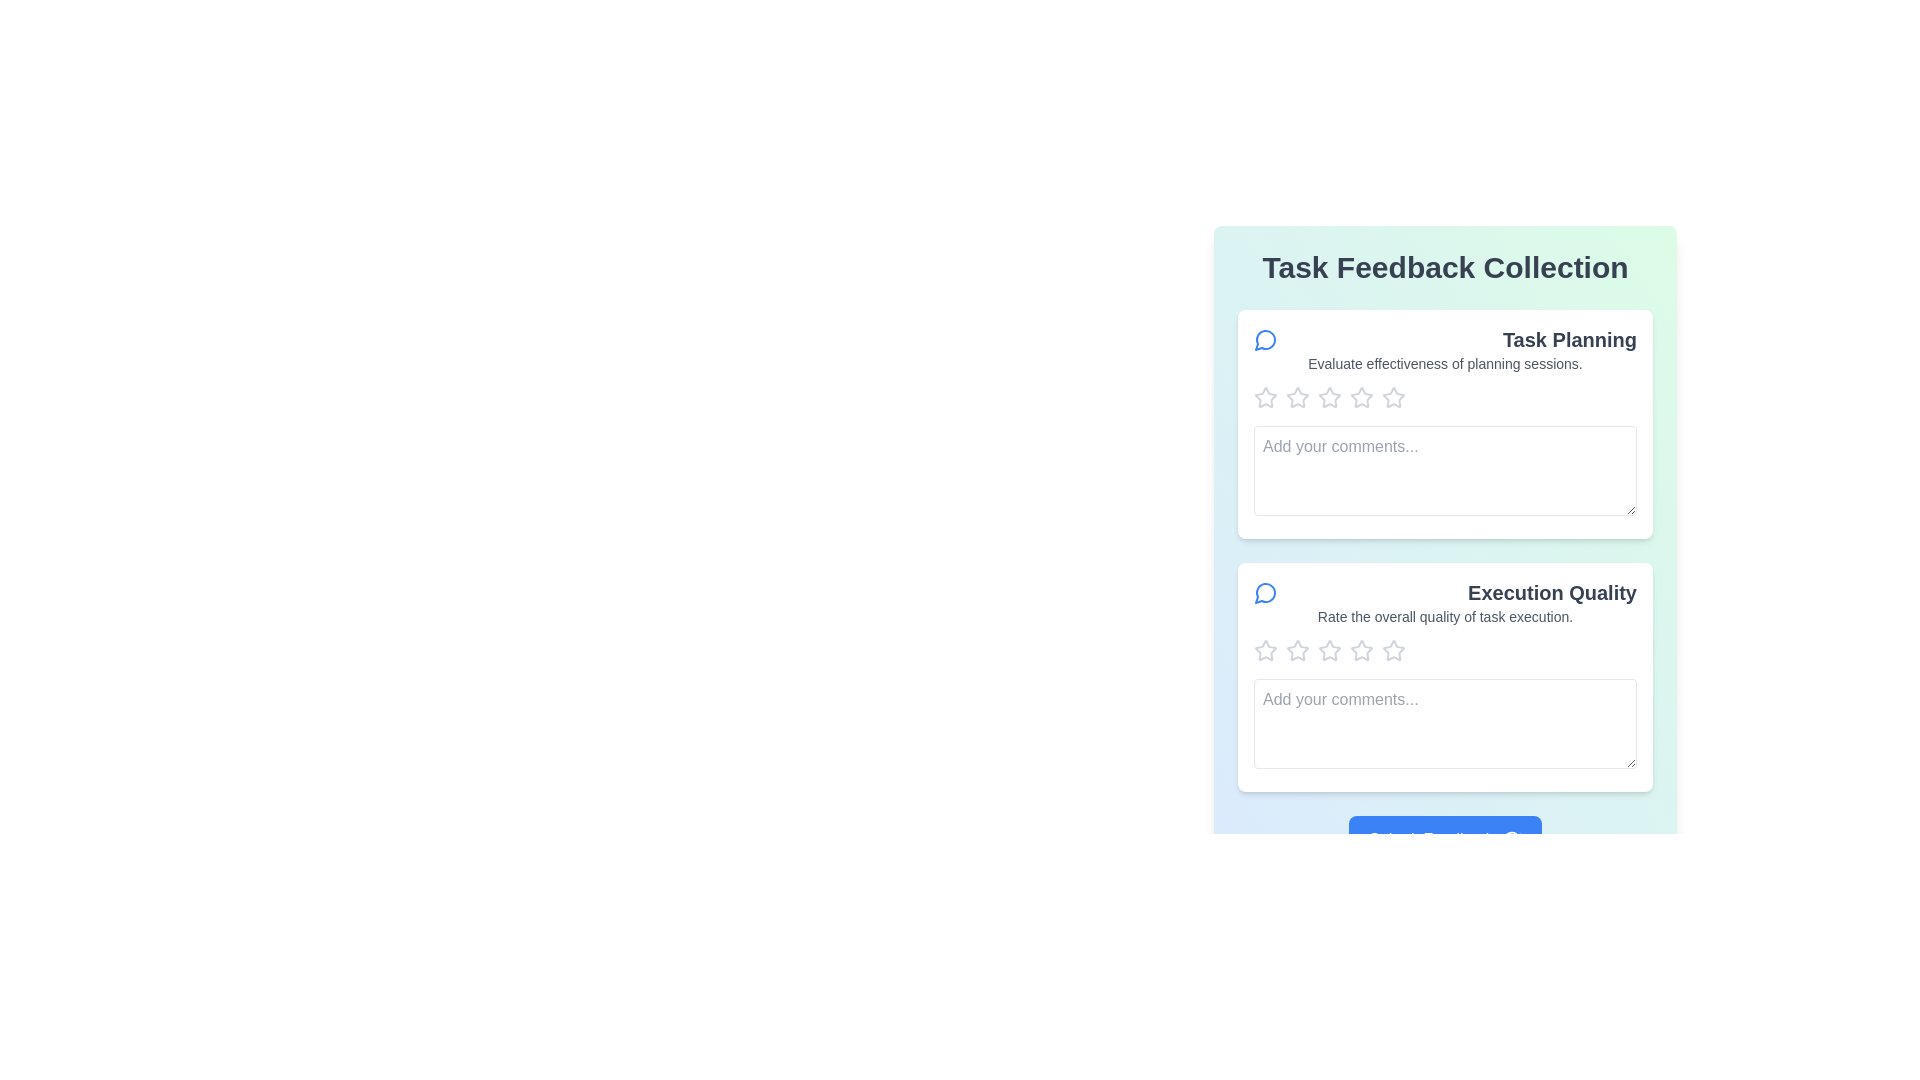  I want to click on the Task Planning icon in the Task Feedback Collection interface, which is a small SVG graphic located near the top left corner of the section, above the star rating feedback, so click(1264, 339).